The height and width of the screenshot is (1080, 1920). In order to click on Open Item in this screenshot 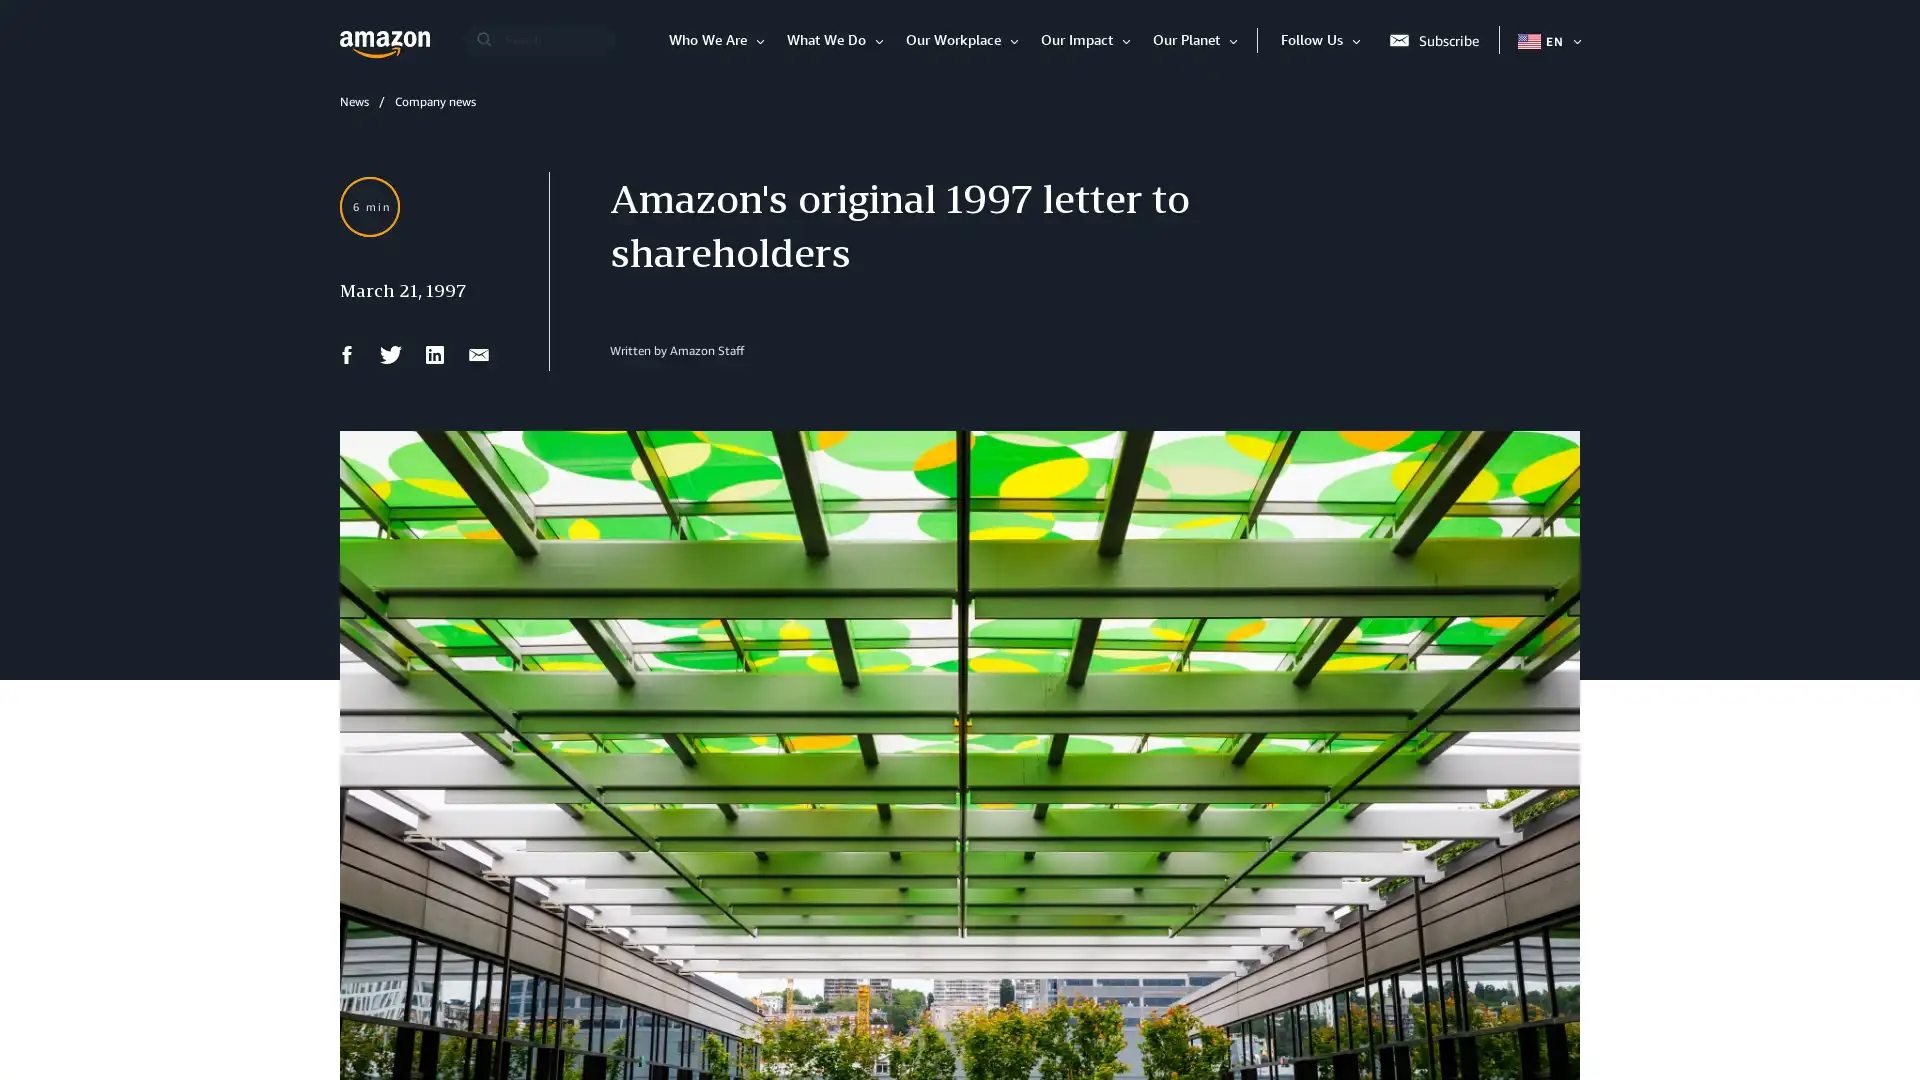, I will do `click(1236, 39)`.